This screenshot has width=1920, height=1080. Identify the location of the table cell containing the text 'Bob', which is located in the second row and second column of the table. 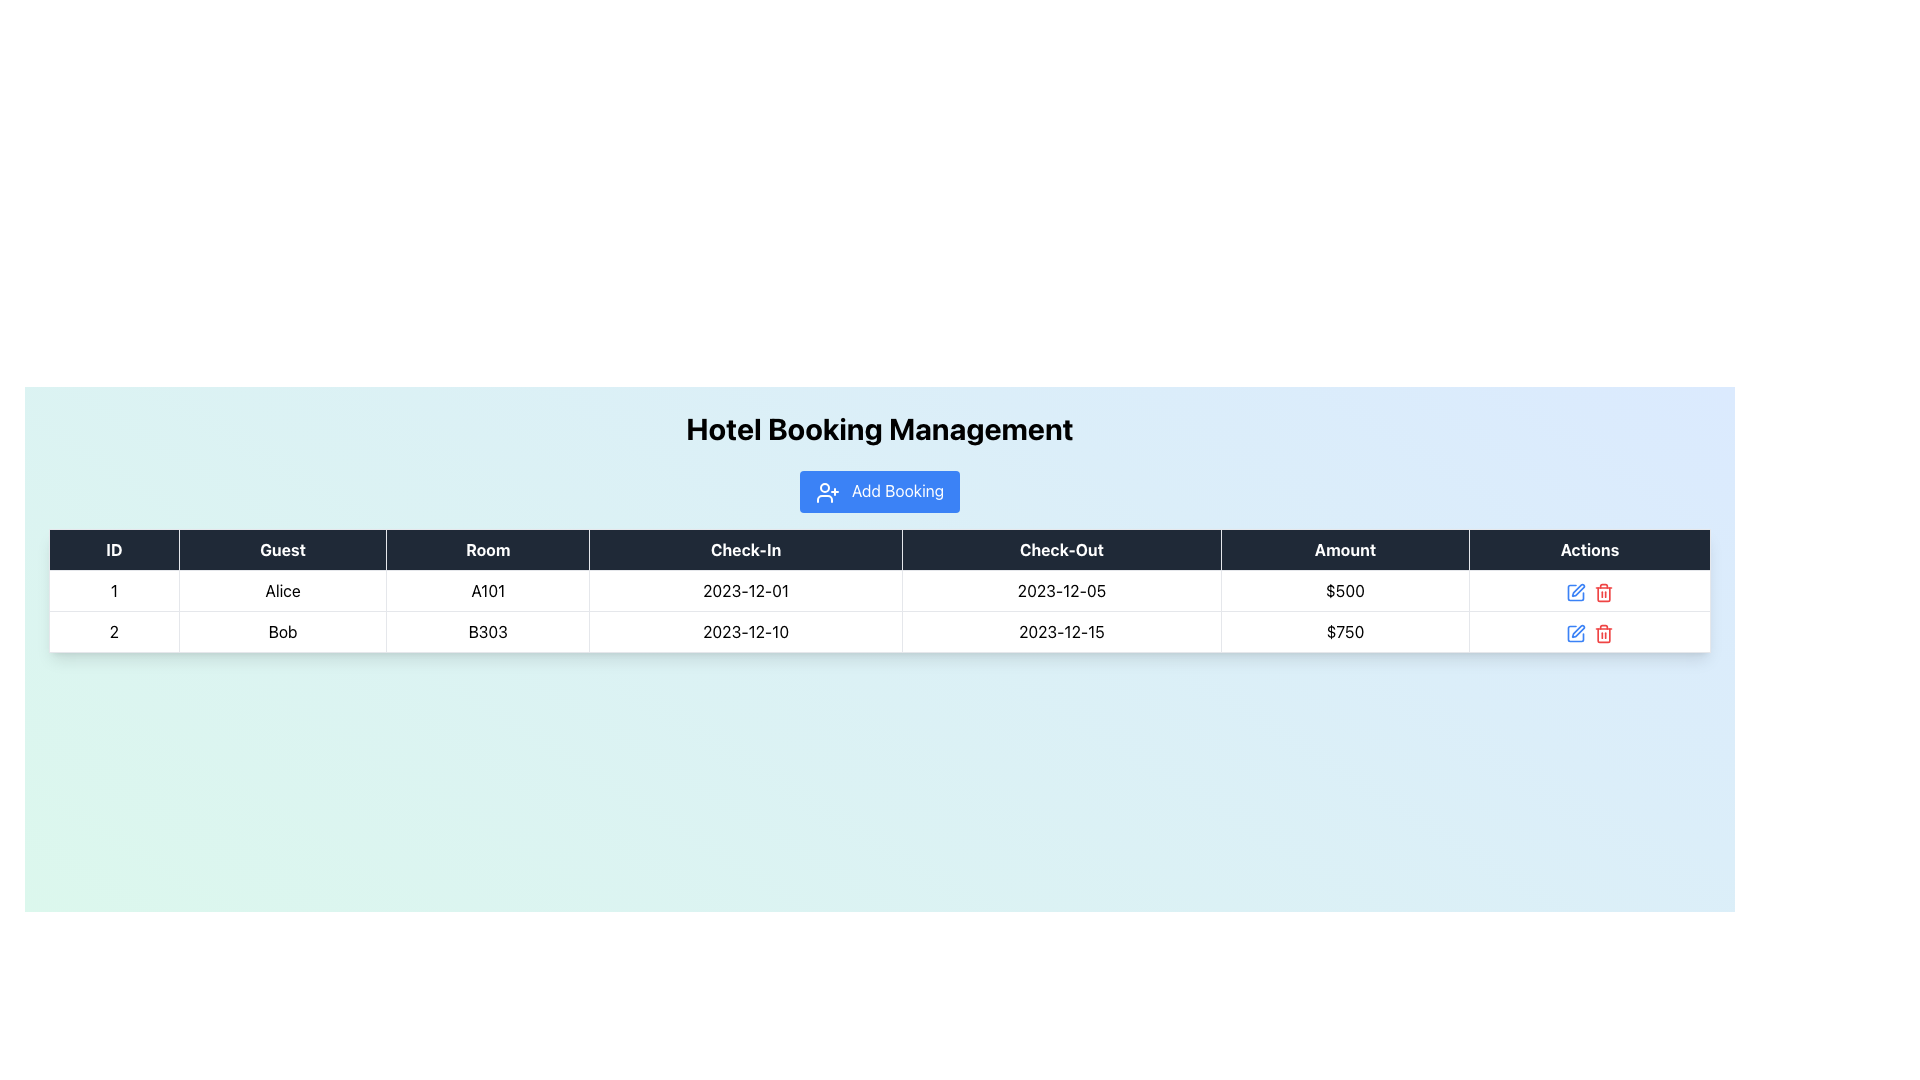
(282, 631).